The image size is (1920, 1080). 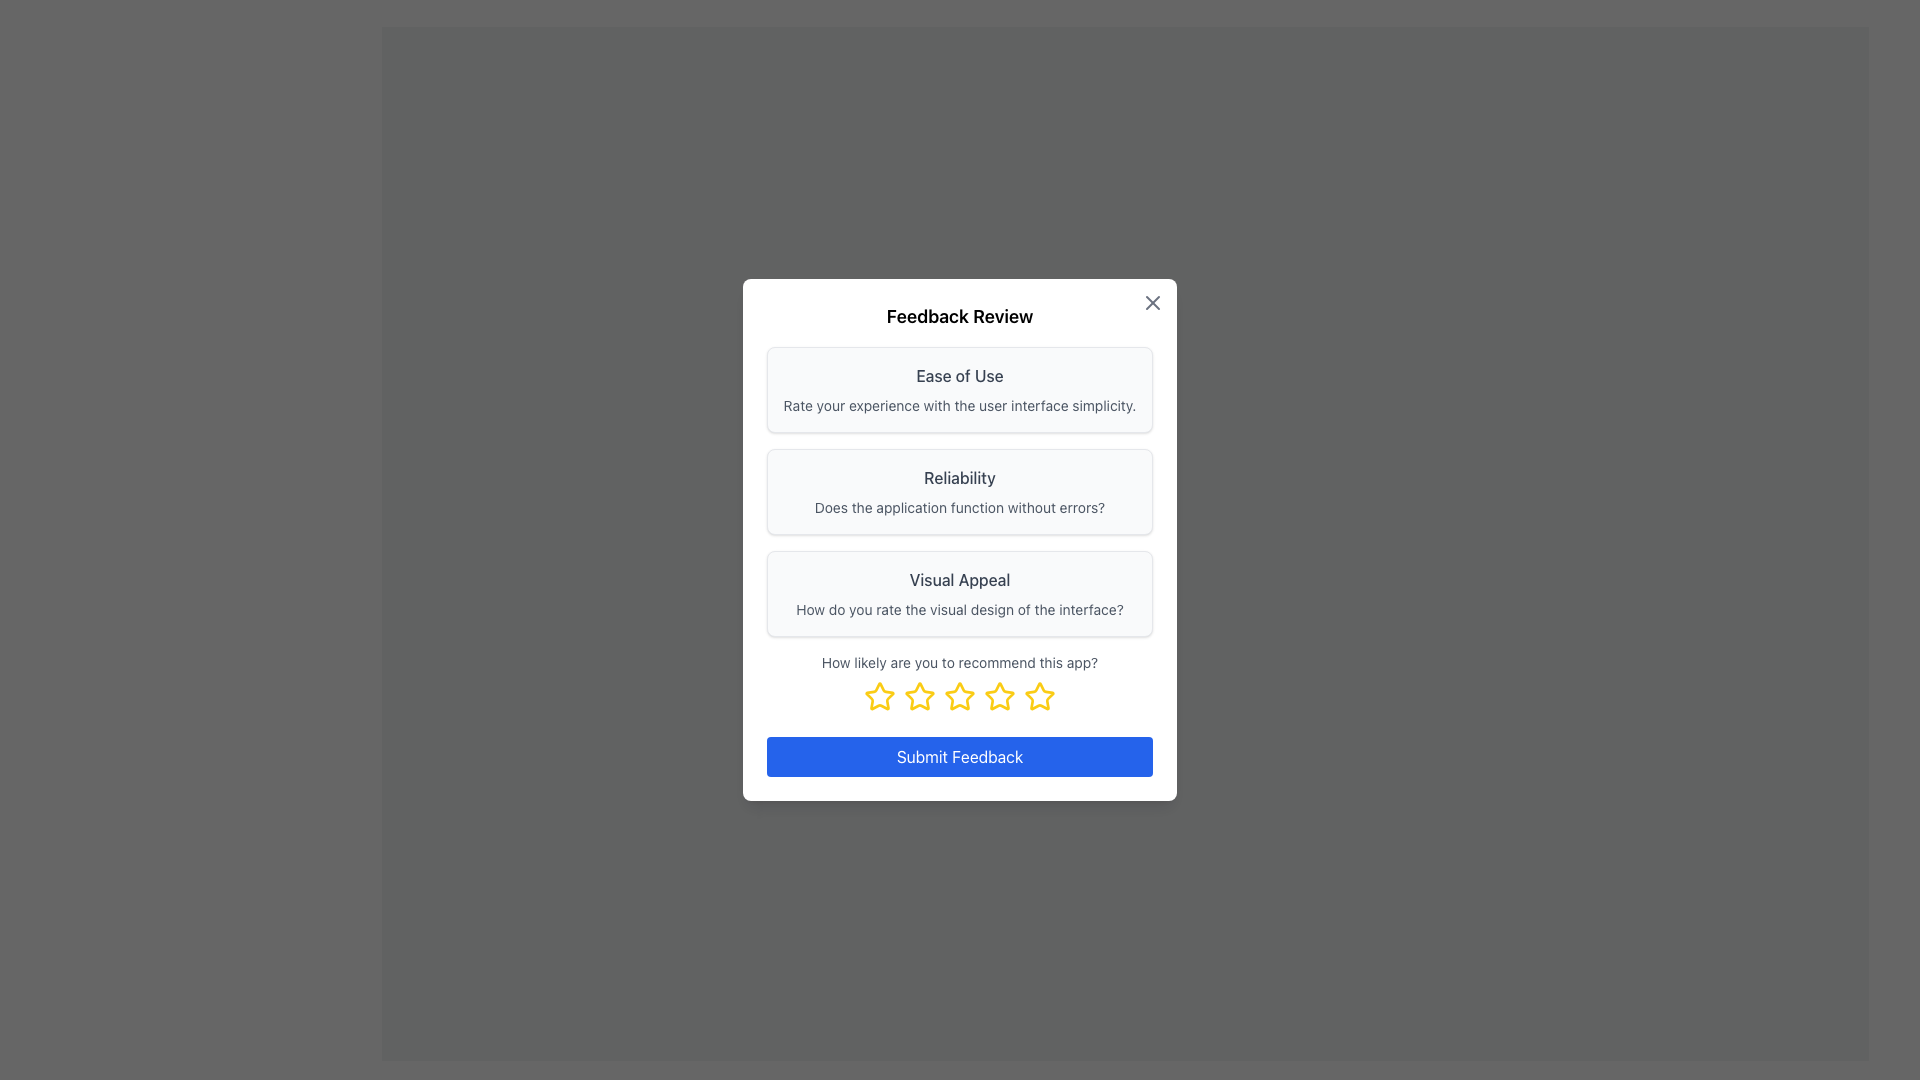 I want to click on the first yellow star icon in the rating interface, so click(x=879, y=696).